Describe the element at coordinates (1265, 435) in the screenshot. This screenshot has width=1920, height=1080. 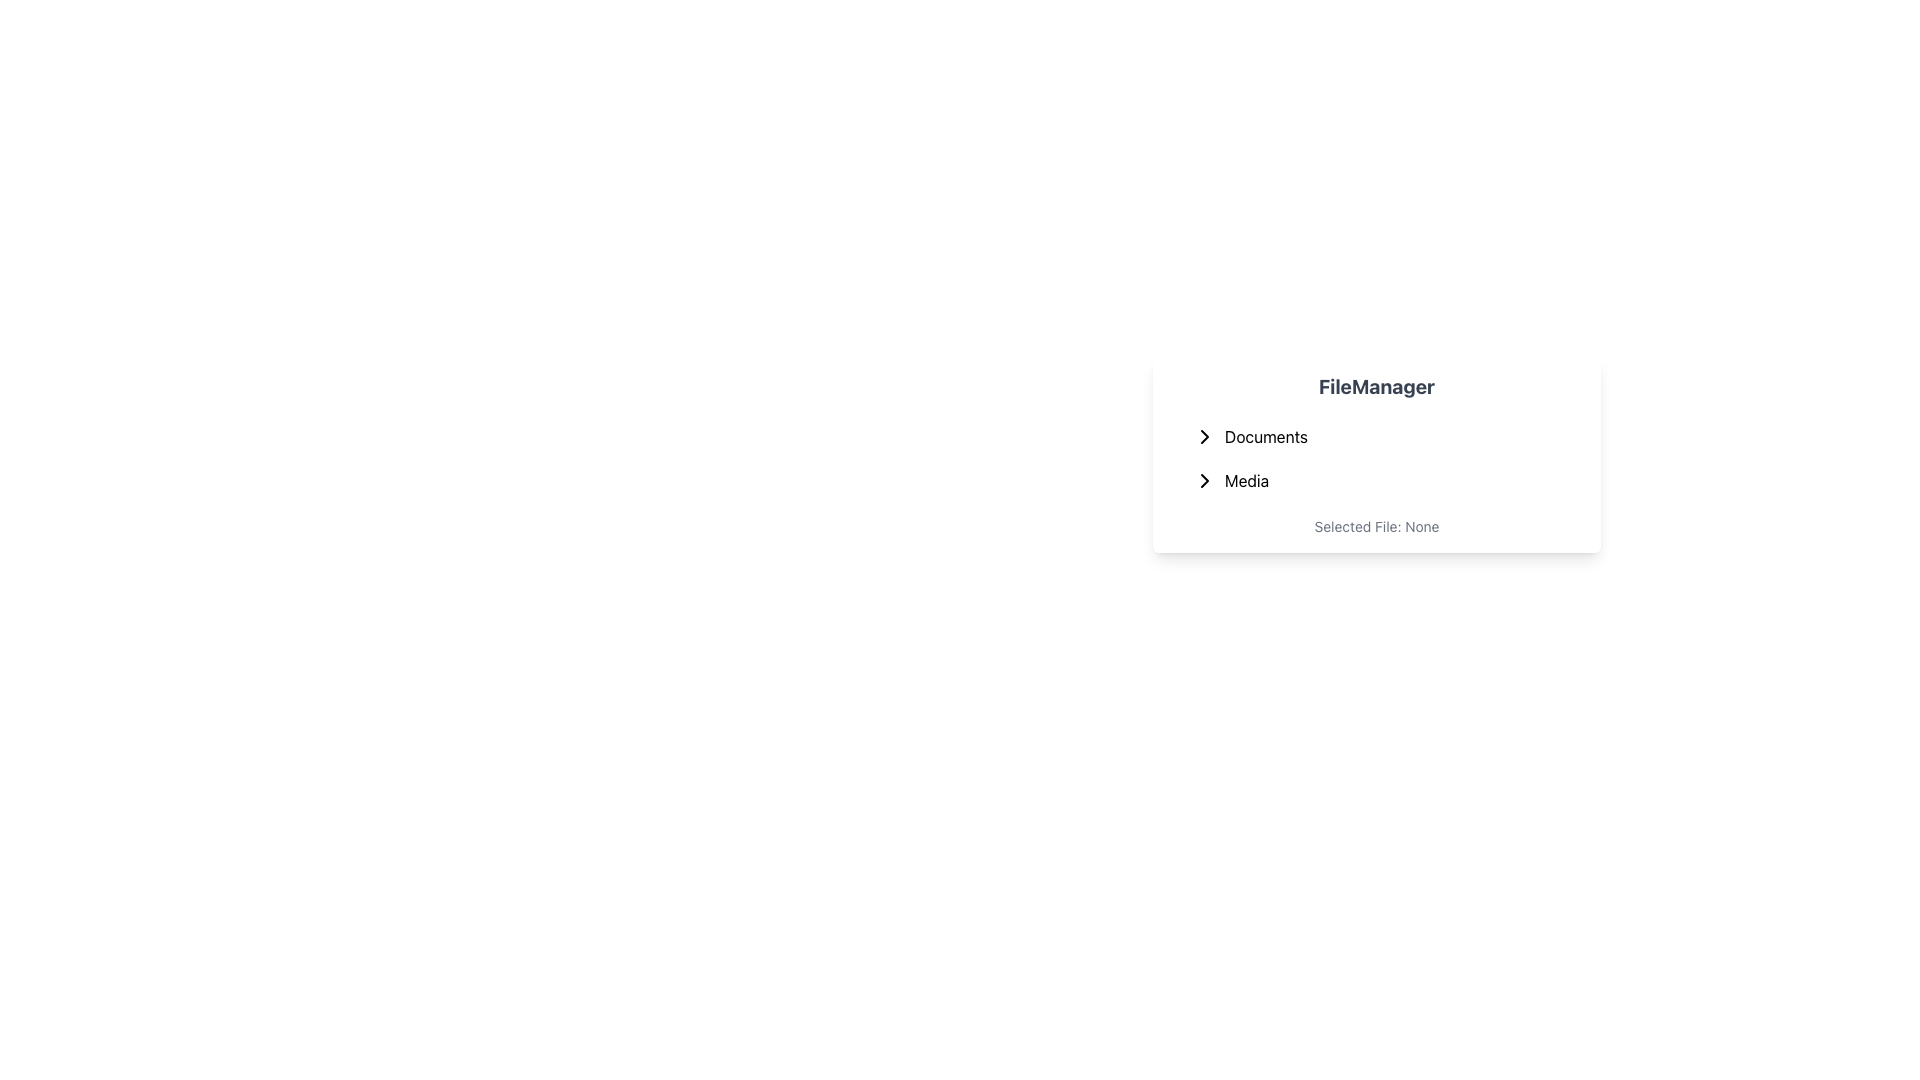
I see `the 'Documents' text label, which serves as a menu entry for navigating or expanding a submenu related to documents, located under the 'FileManager' heading` at that location.